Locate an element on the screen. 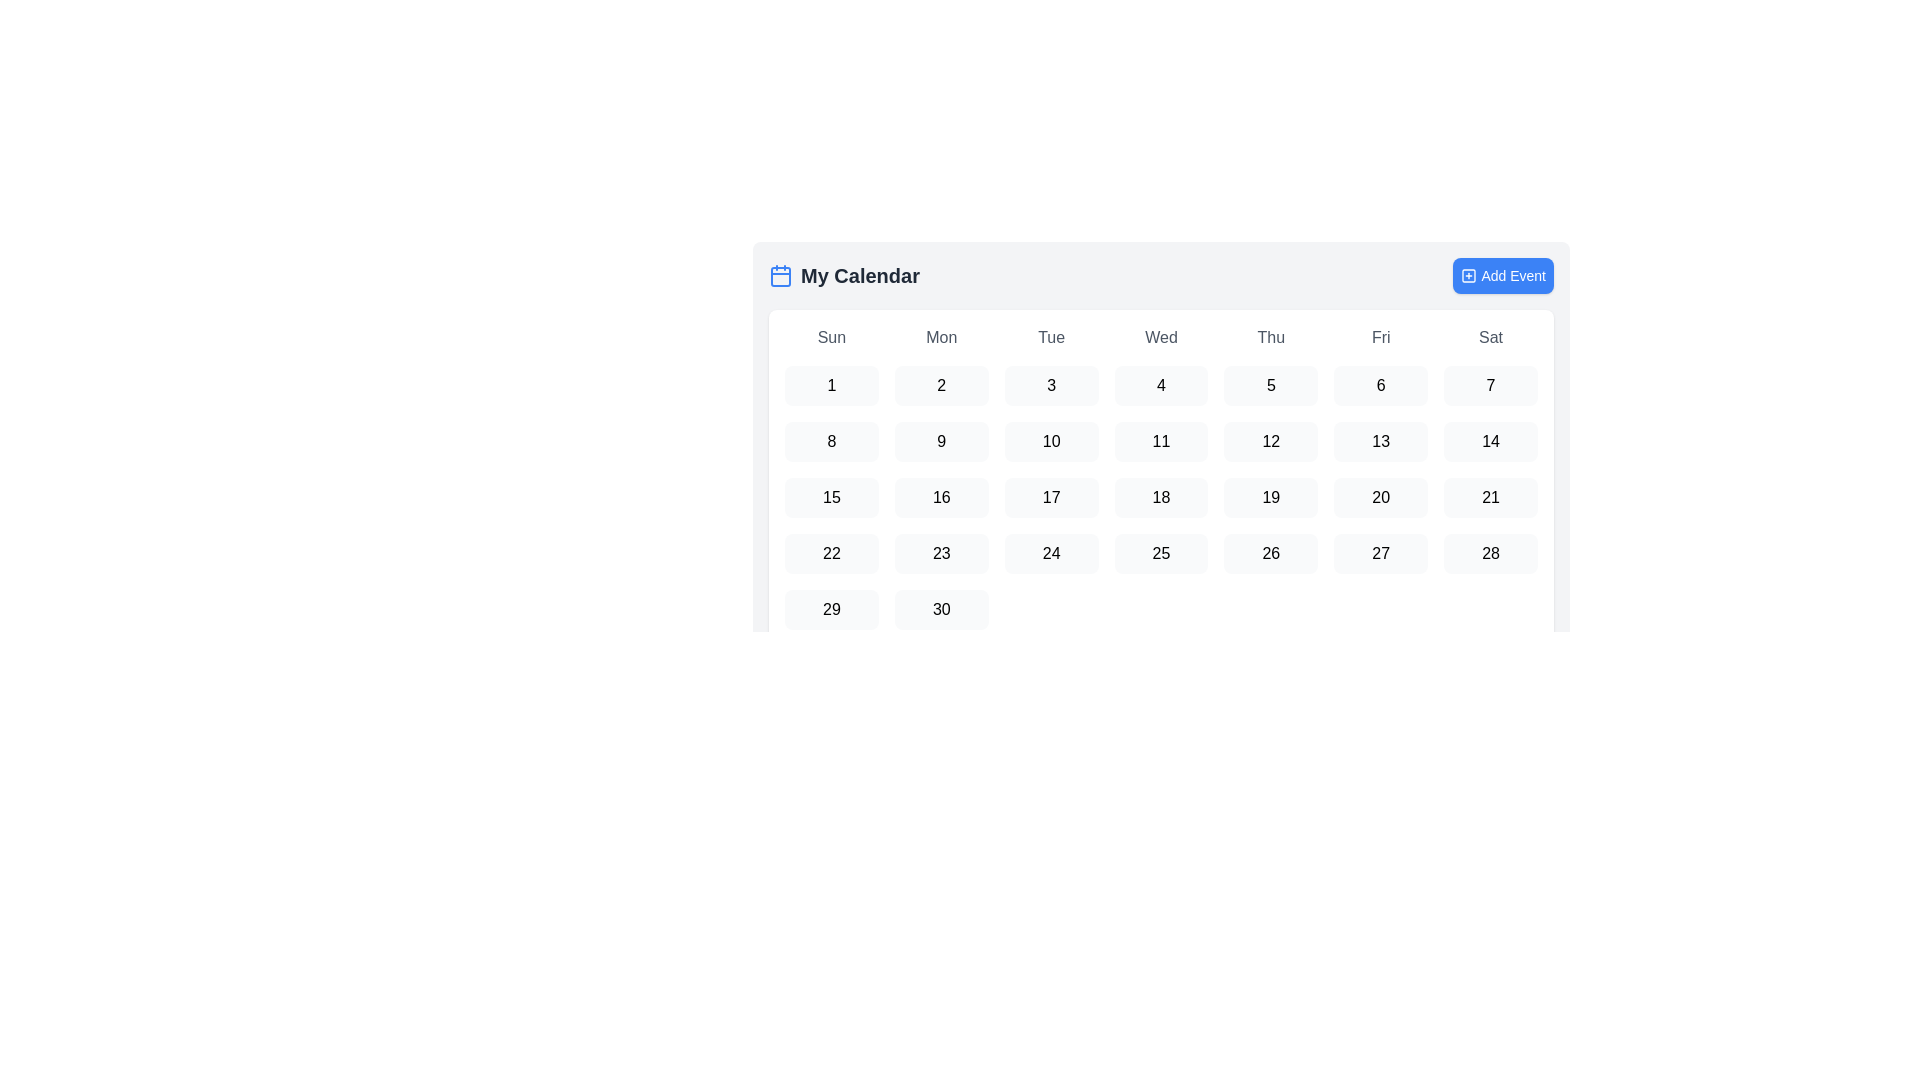 This screenshot has height=1080, width=1920. the Date cell representing the 12th day in the calendar grid, located in the fourth row and fifth column under the 'Thu' column is located at coordinates (1270, 441).